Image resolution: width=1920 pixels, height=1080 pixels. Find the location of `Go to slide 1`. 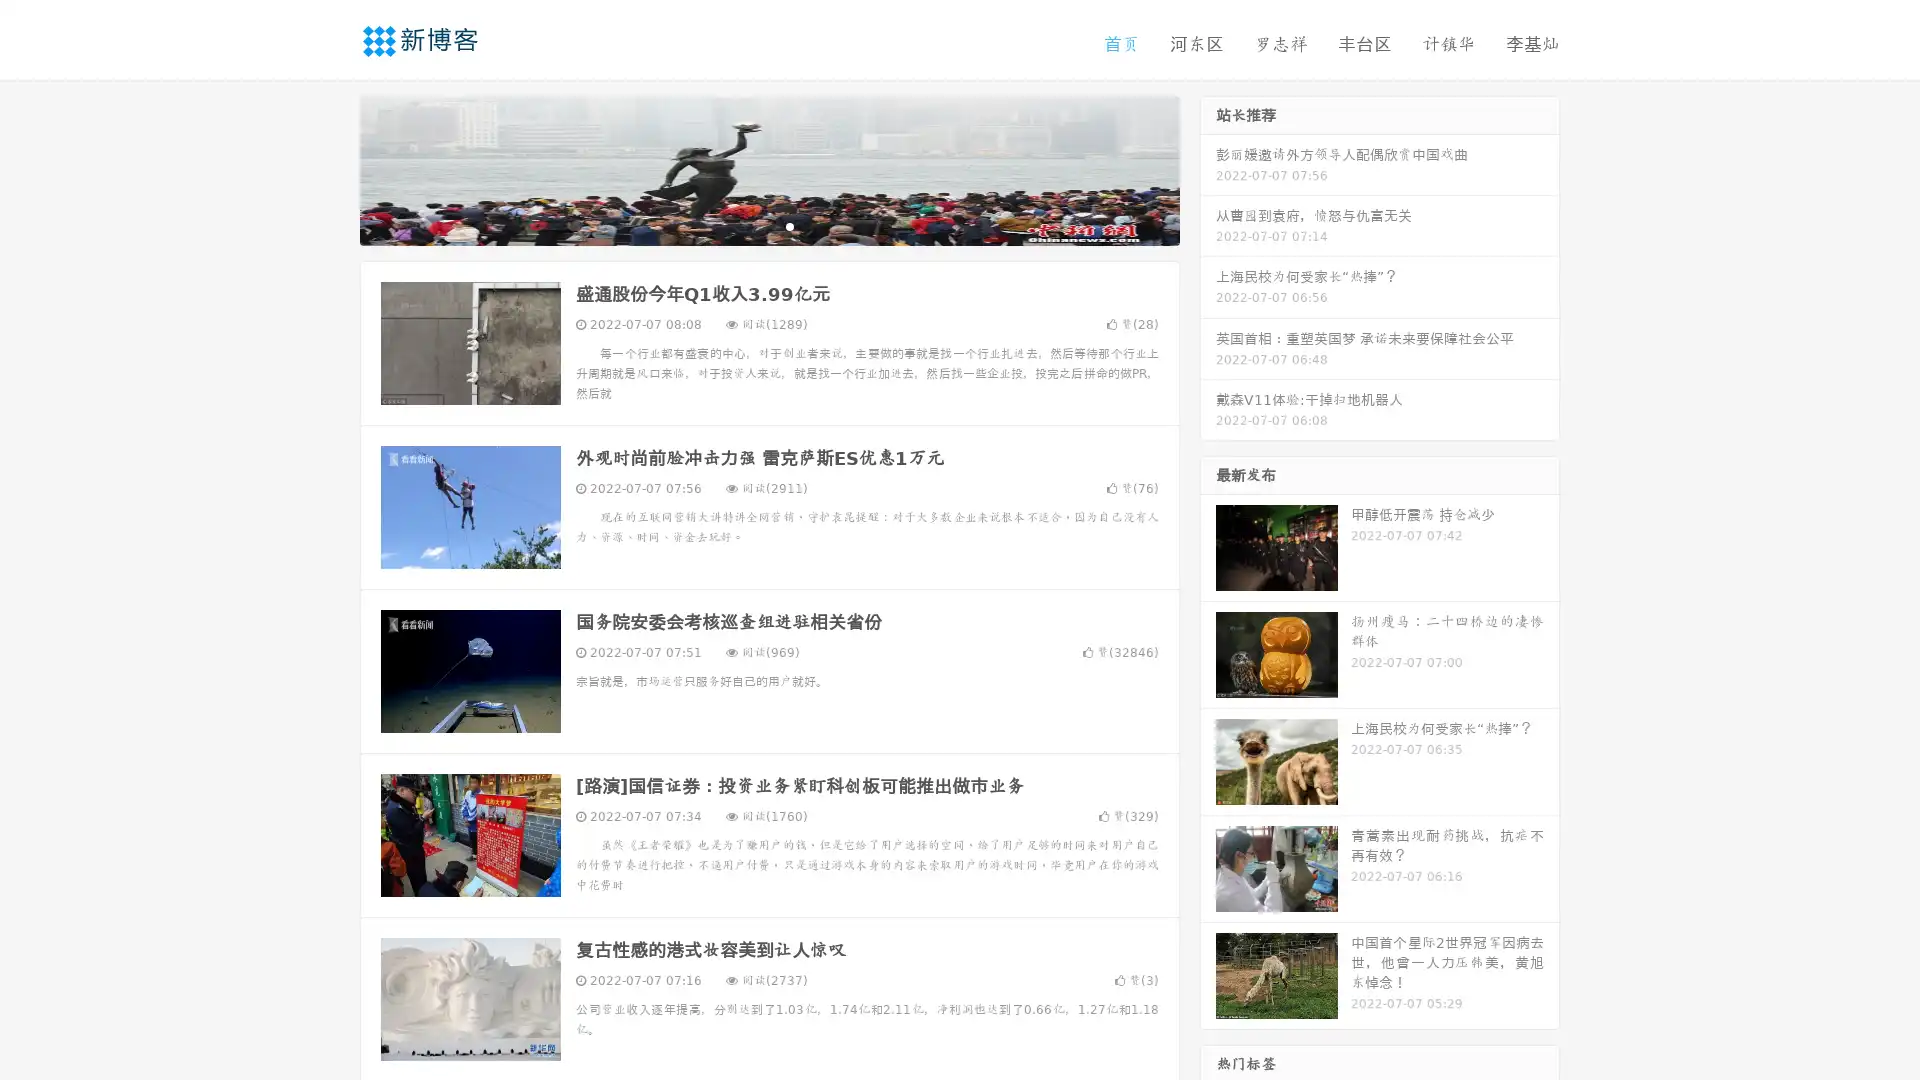

Go to slide 1 is located at coordinates (748, 225).